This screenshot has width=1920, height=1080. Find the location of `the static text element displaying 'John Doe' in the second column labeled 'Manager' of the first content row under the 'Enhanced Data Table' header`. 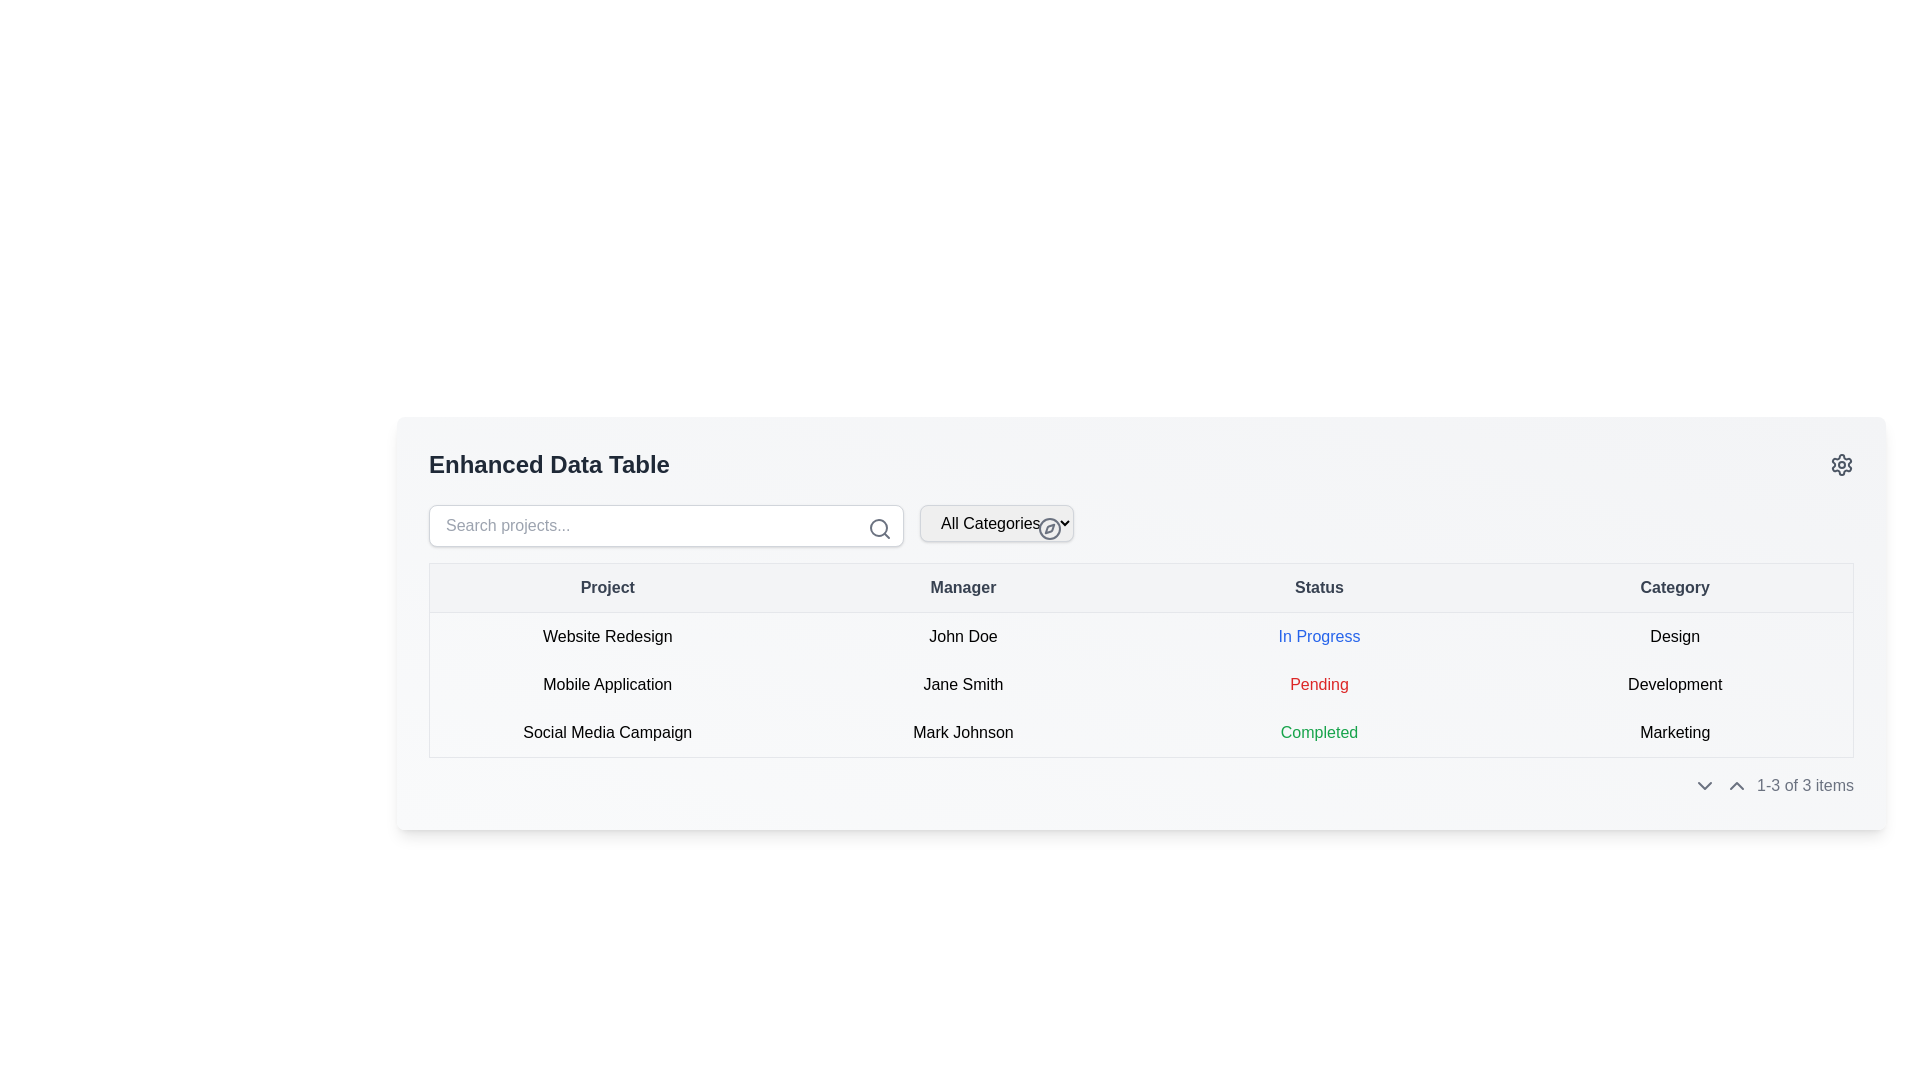

the static text element displaying 'John Doe' in the second column labeled 'Manager' of the first content row under the 'Enhanced Data Table' header is located at coordinates (963, 636).